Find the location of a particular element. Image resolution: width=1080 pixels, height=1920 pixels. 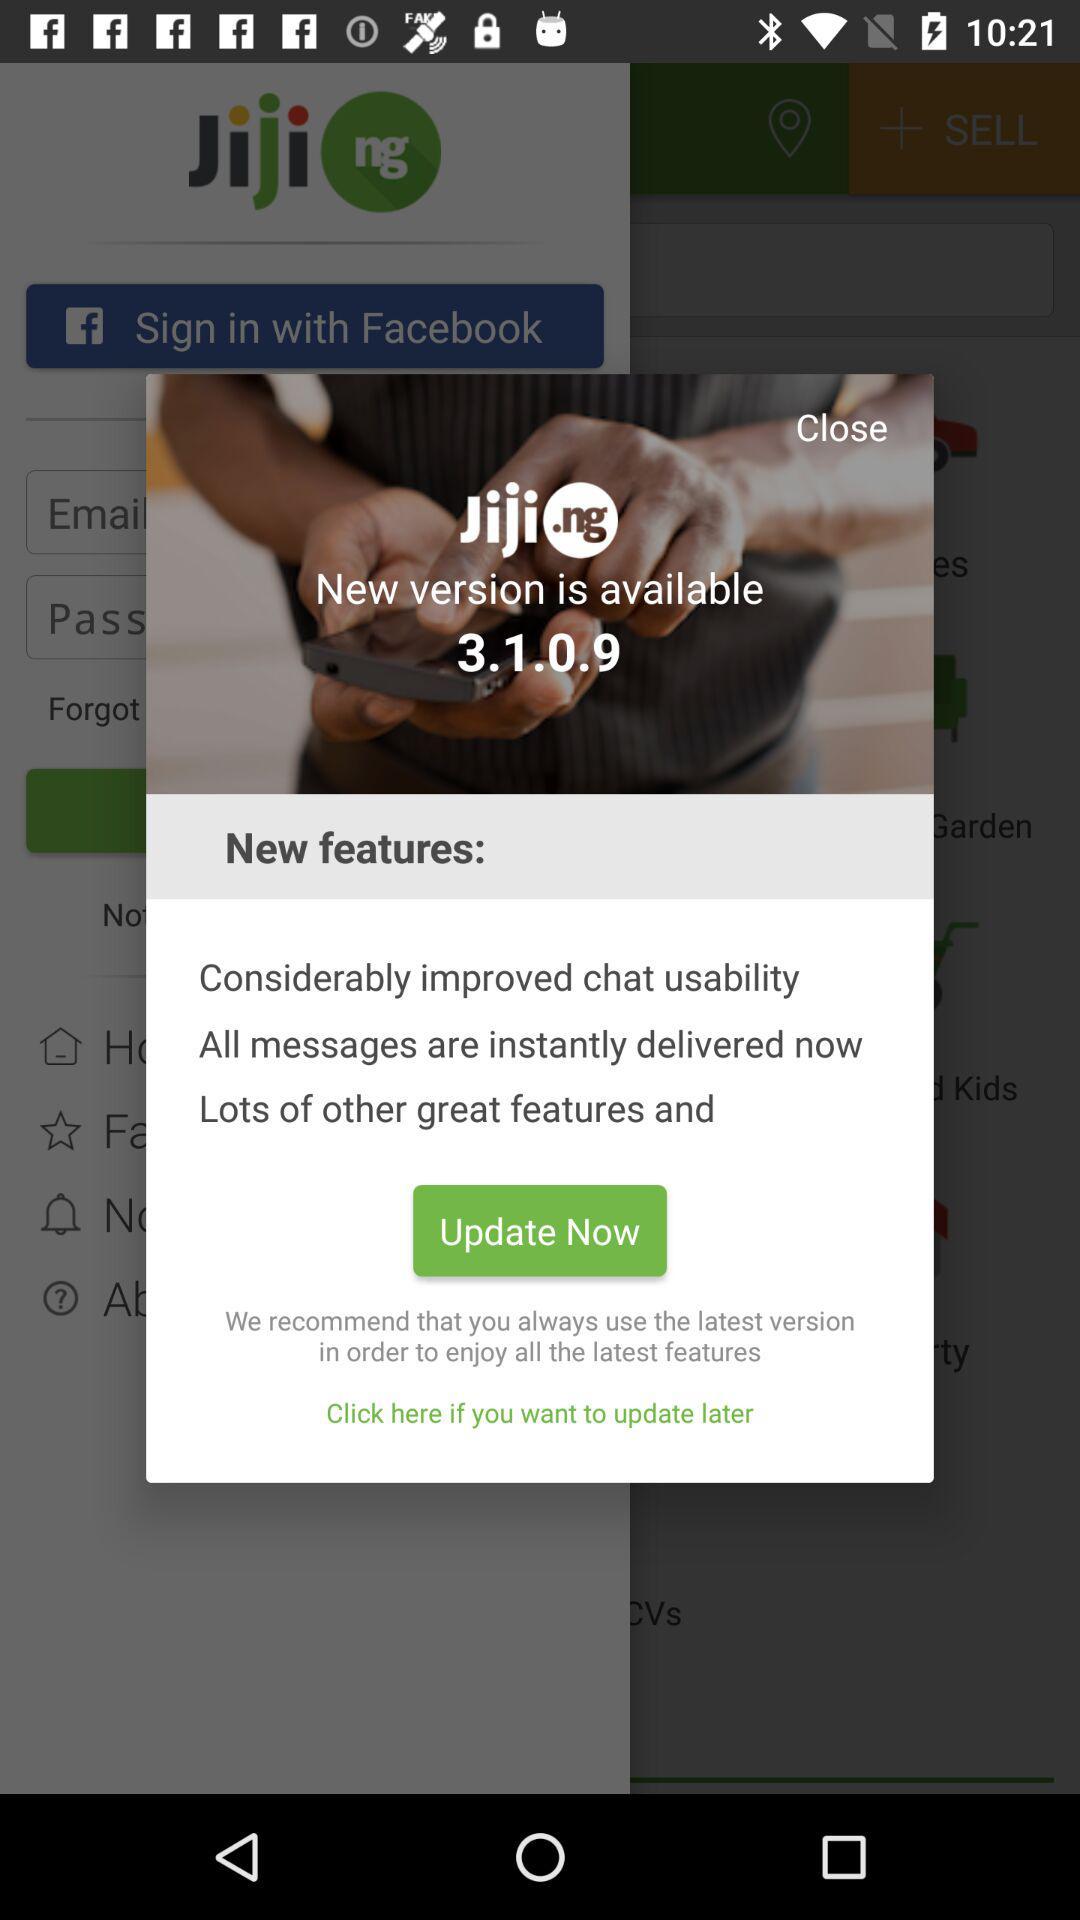

the item below considerably improved chat app is located at coordinates (540, 1229).